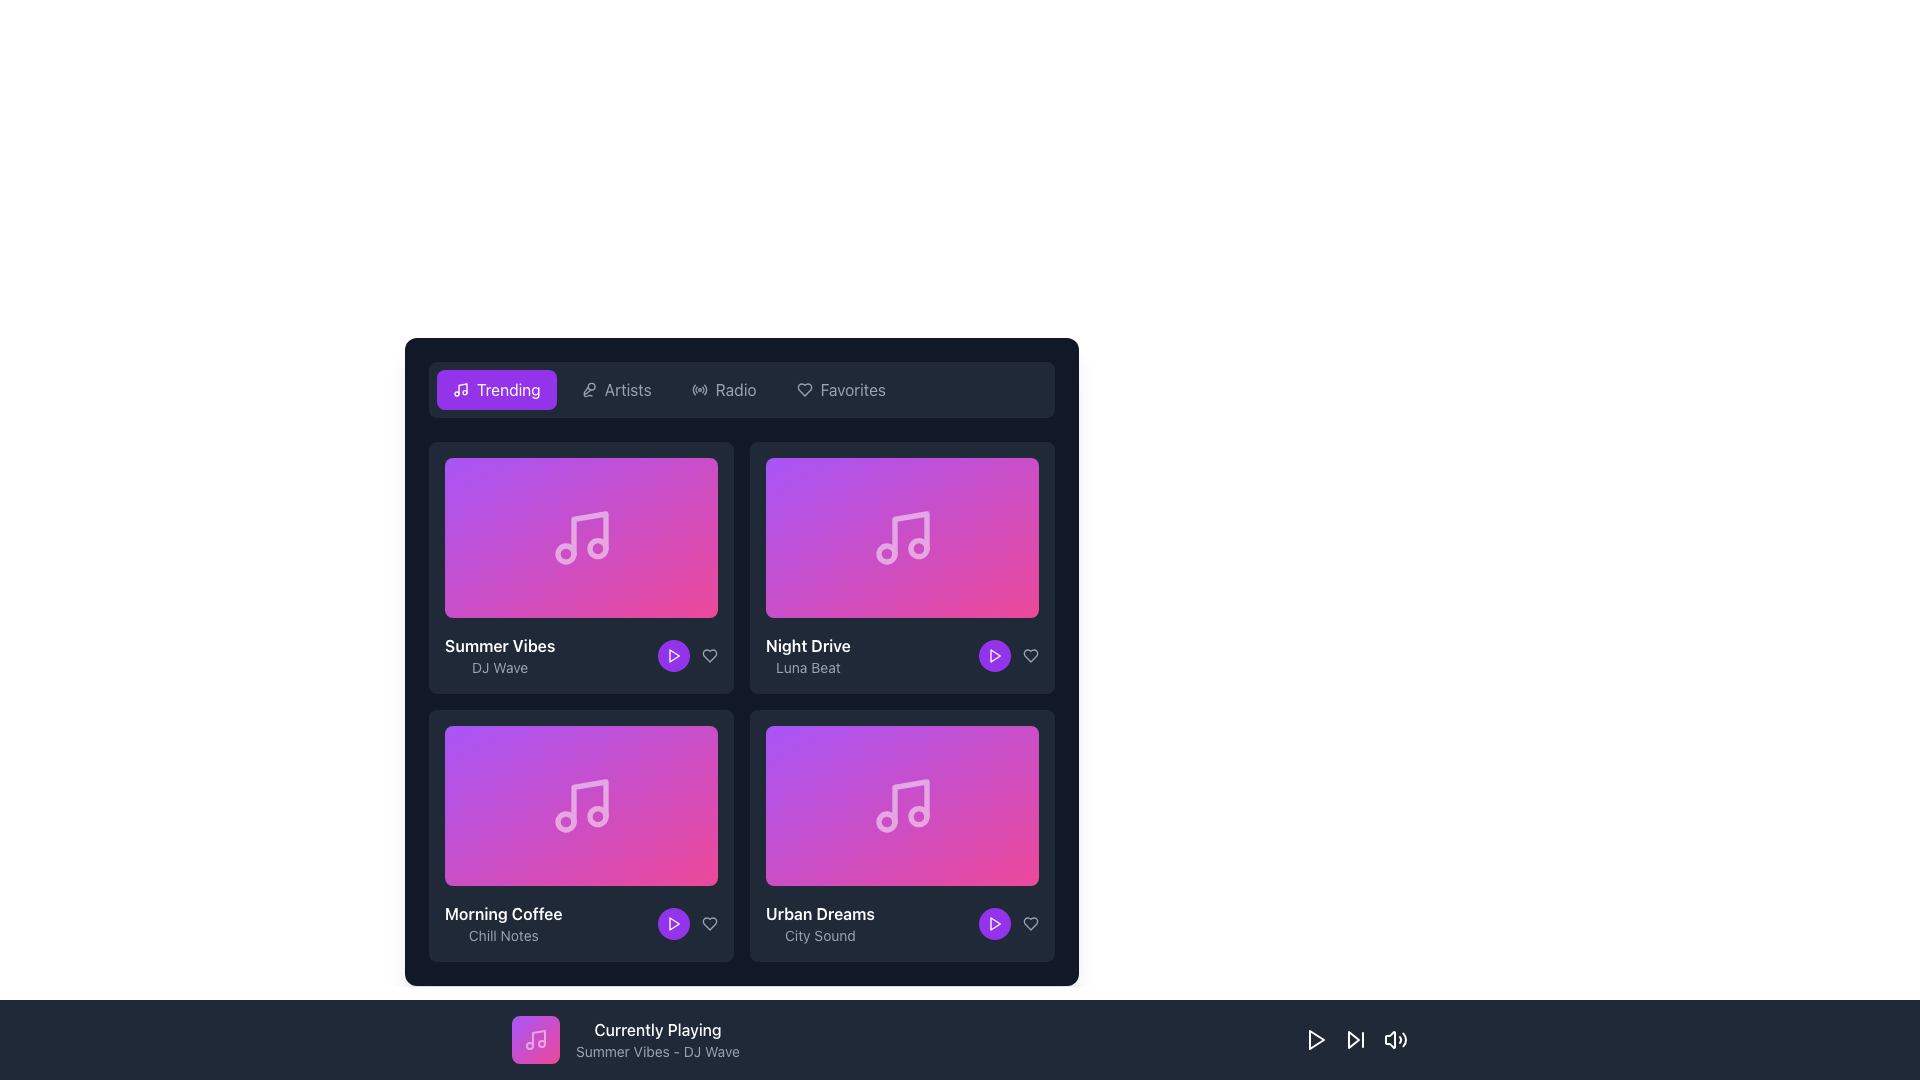 The width and height of the screenshot is (1920, 1080). I want to click on the label conveying the title of a music playlist or album located in the bottom-left corner of a music card in the second row, first column of a grid layout, so click(503, 914).